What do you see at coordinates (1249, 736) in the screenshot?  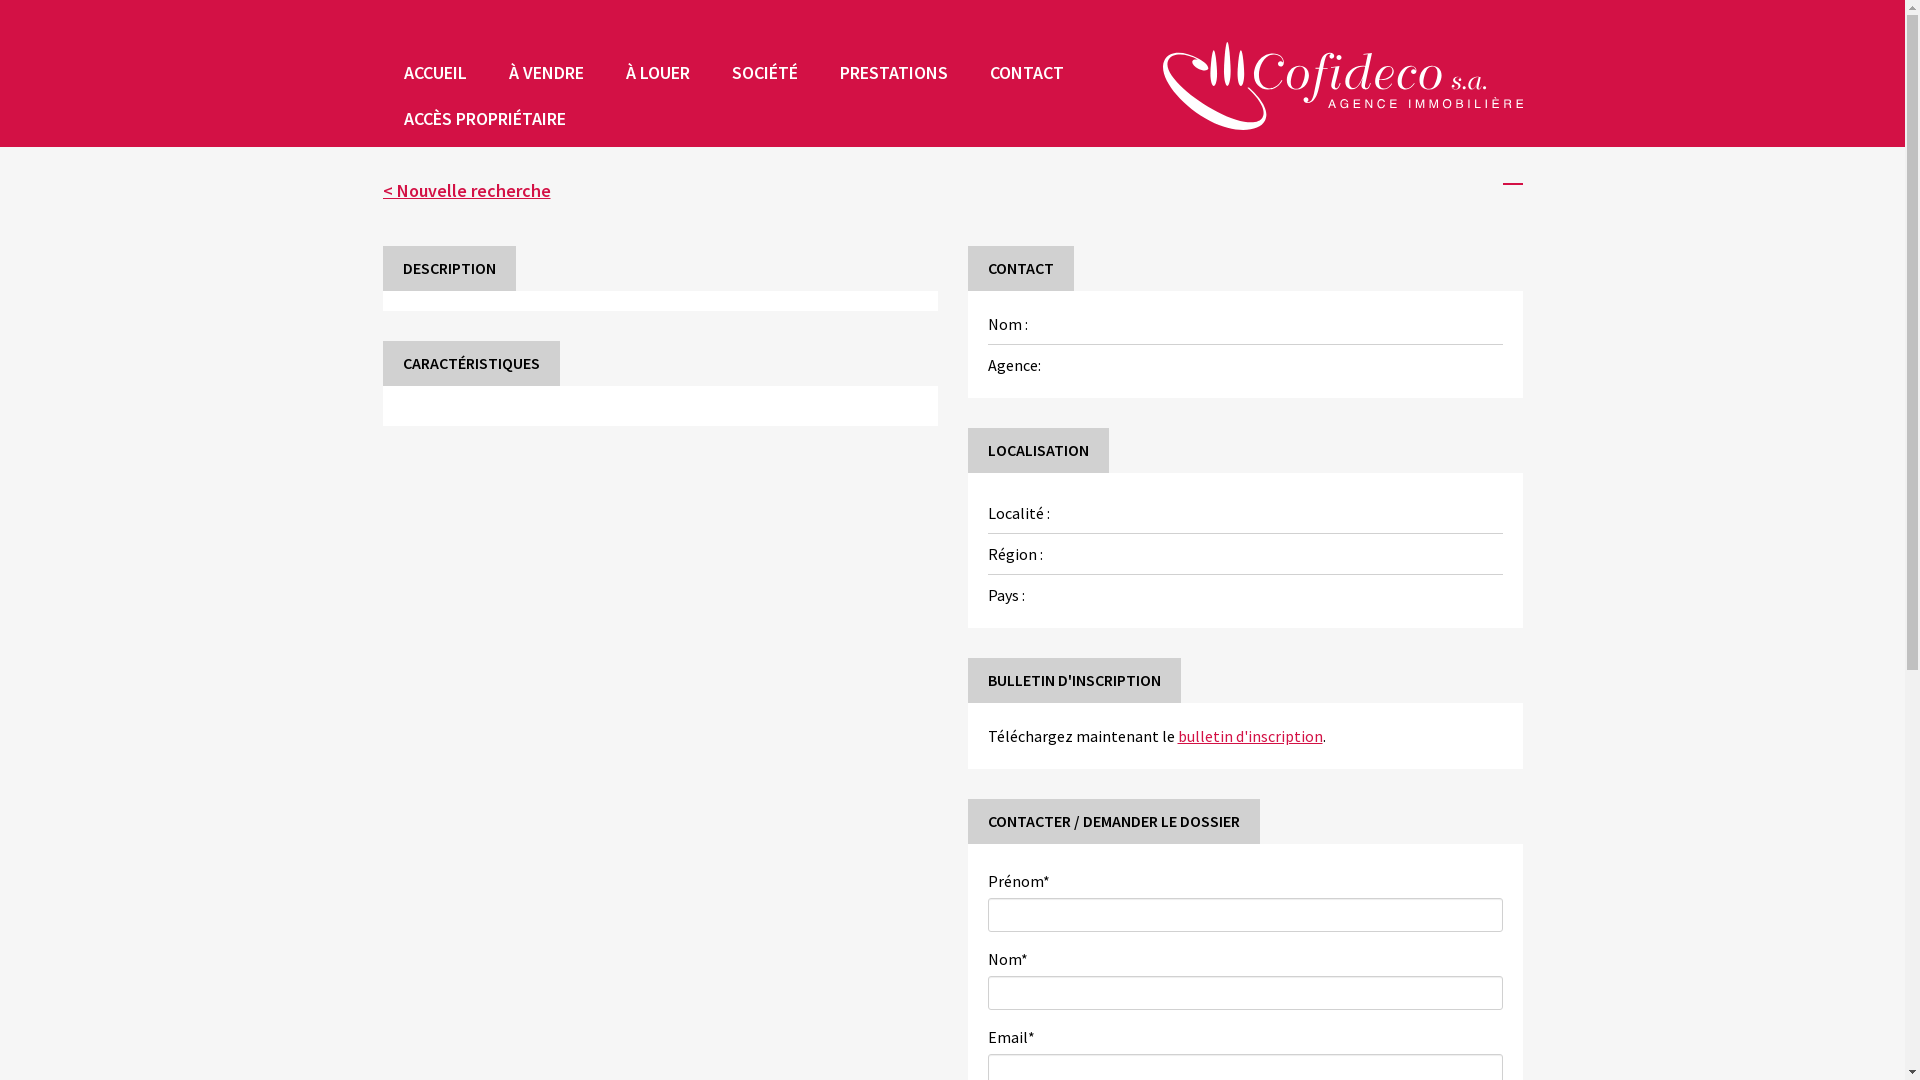 I see `'bulletin d'inscription'` at bounding box center [1249, 736].